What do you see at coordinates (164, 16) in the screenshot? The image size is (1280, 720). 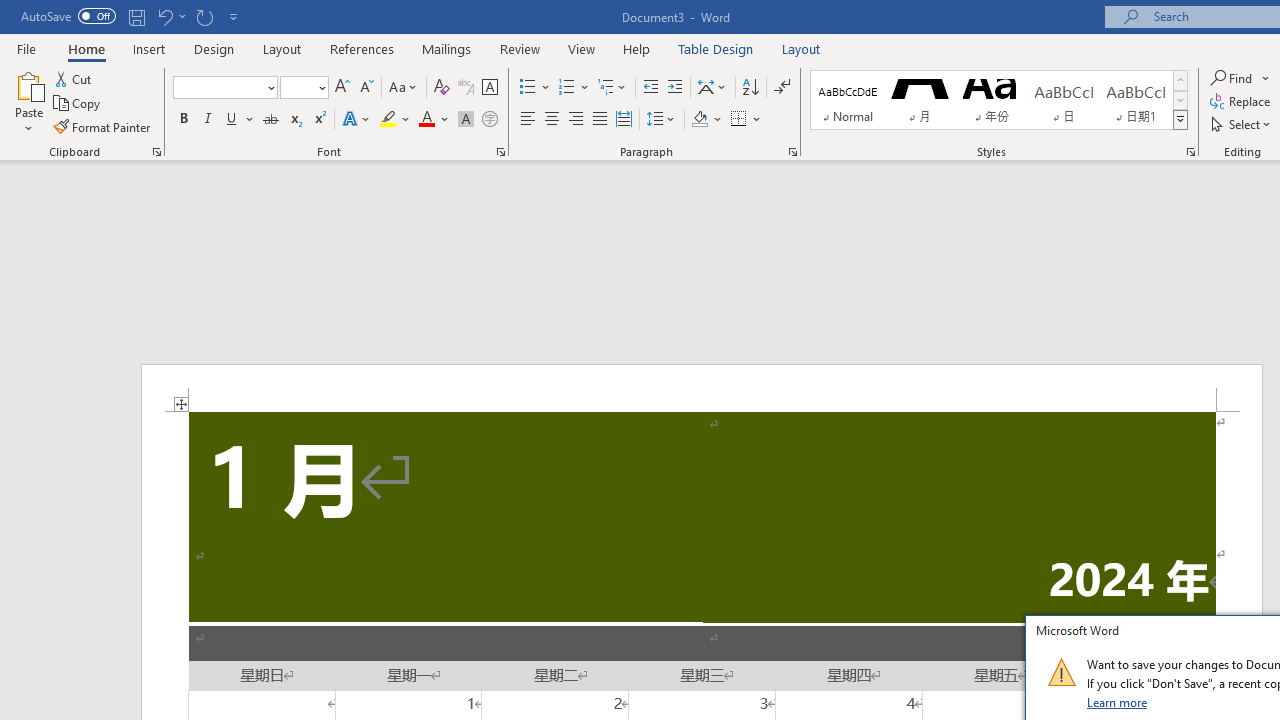 I see `'Undo Distribute Para'` at bounding box center [164, 16].